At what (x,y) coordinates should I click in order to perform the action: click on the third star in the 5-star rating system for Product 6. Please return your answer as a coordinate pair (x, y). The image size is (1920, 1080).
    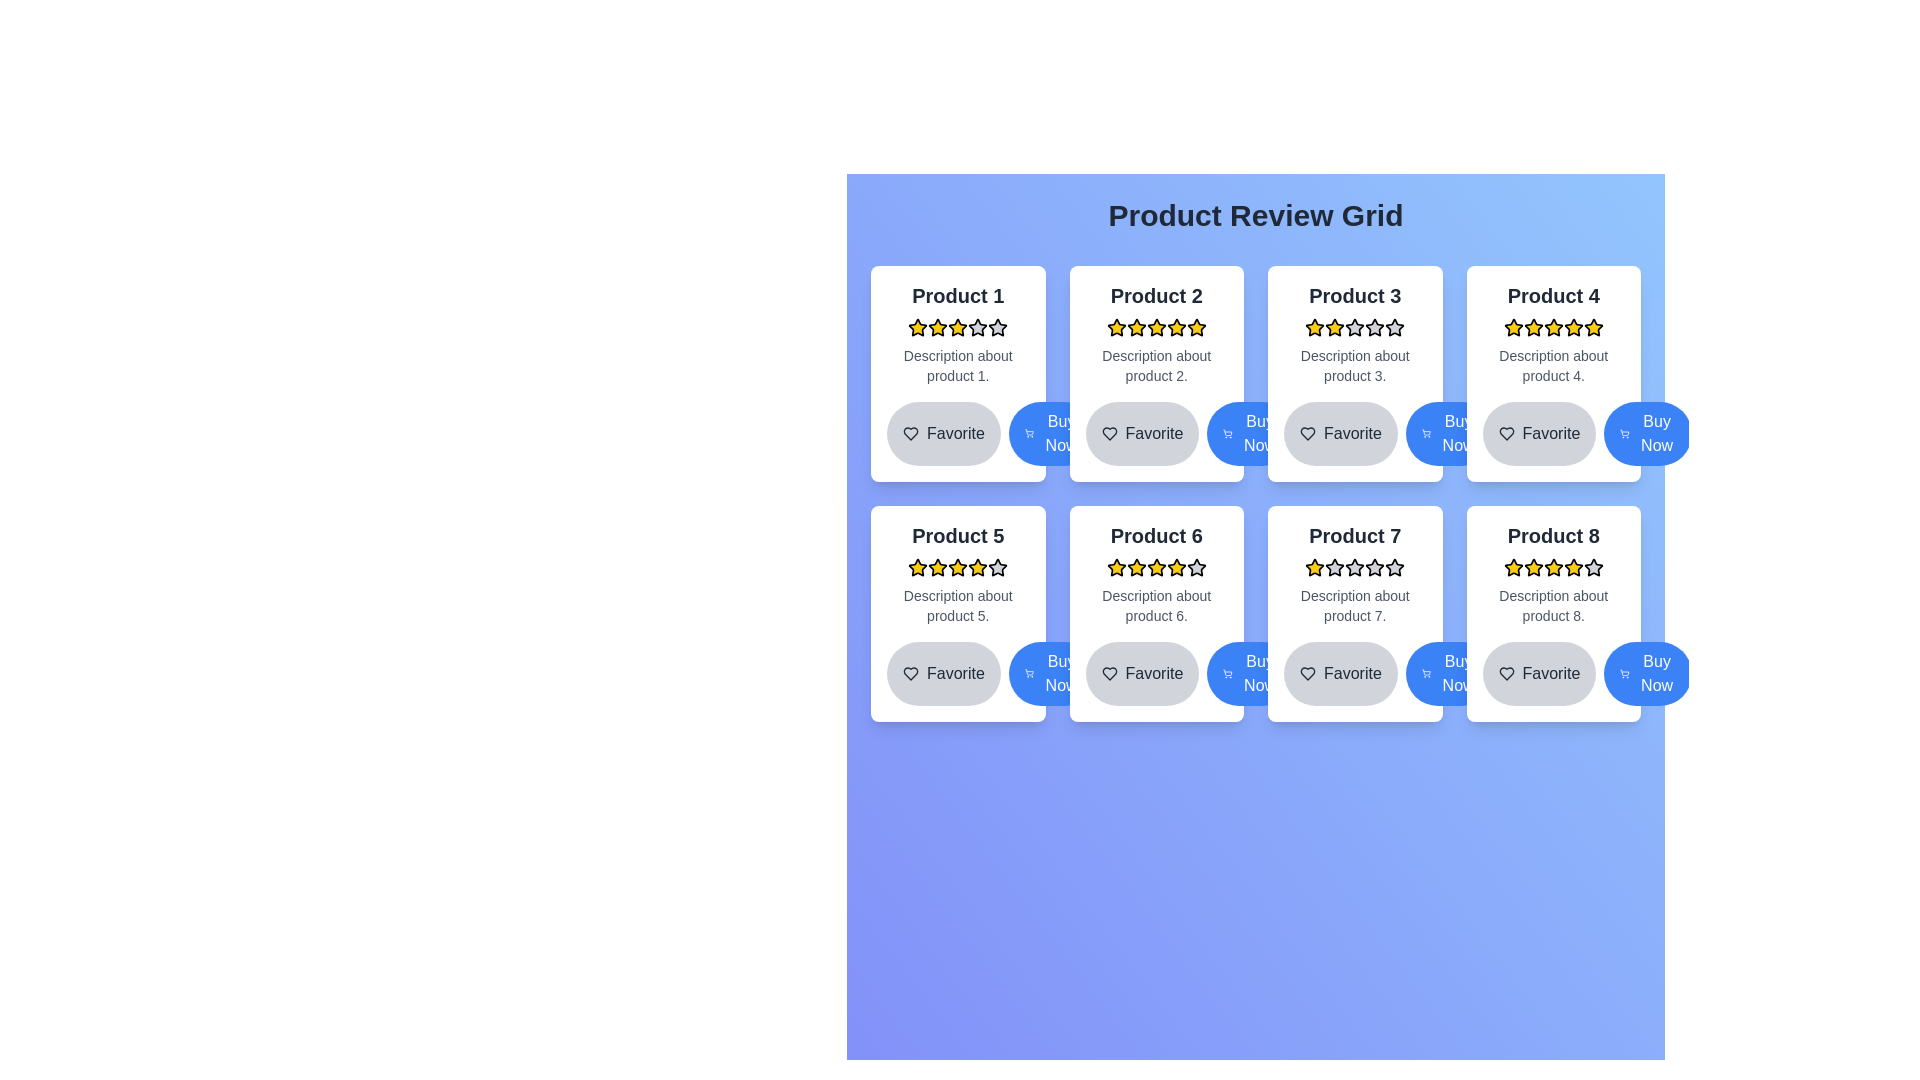
    Looking at the image, I should click on (1136, 567).